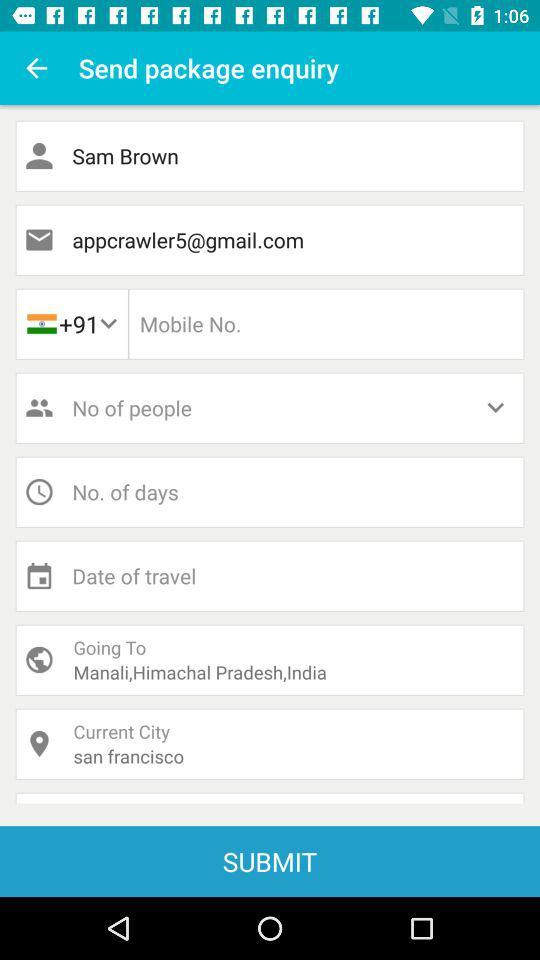 Image resolution: width=540 pixels, height=960 pixels. I want to click on return to the previous page, so click(36, 68).